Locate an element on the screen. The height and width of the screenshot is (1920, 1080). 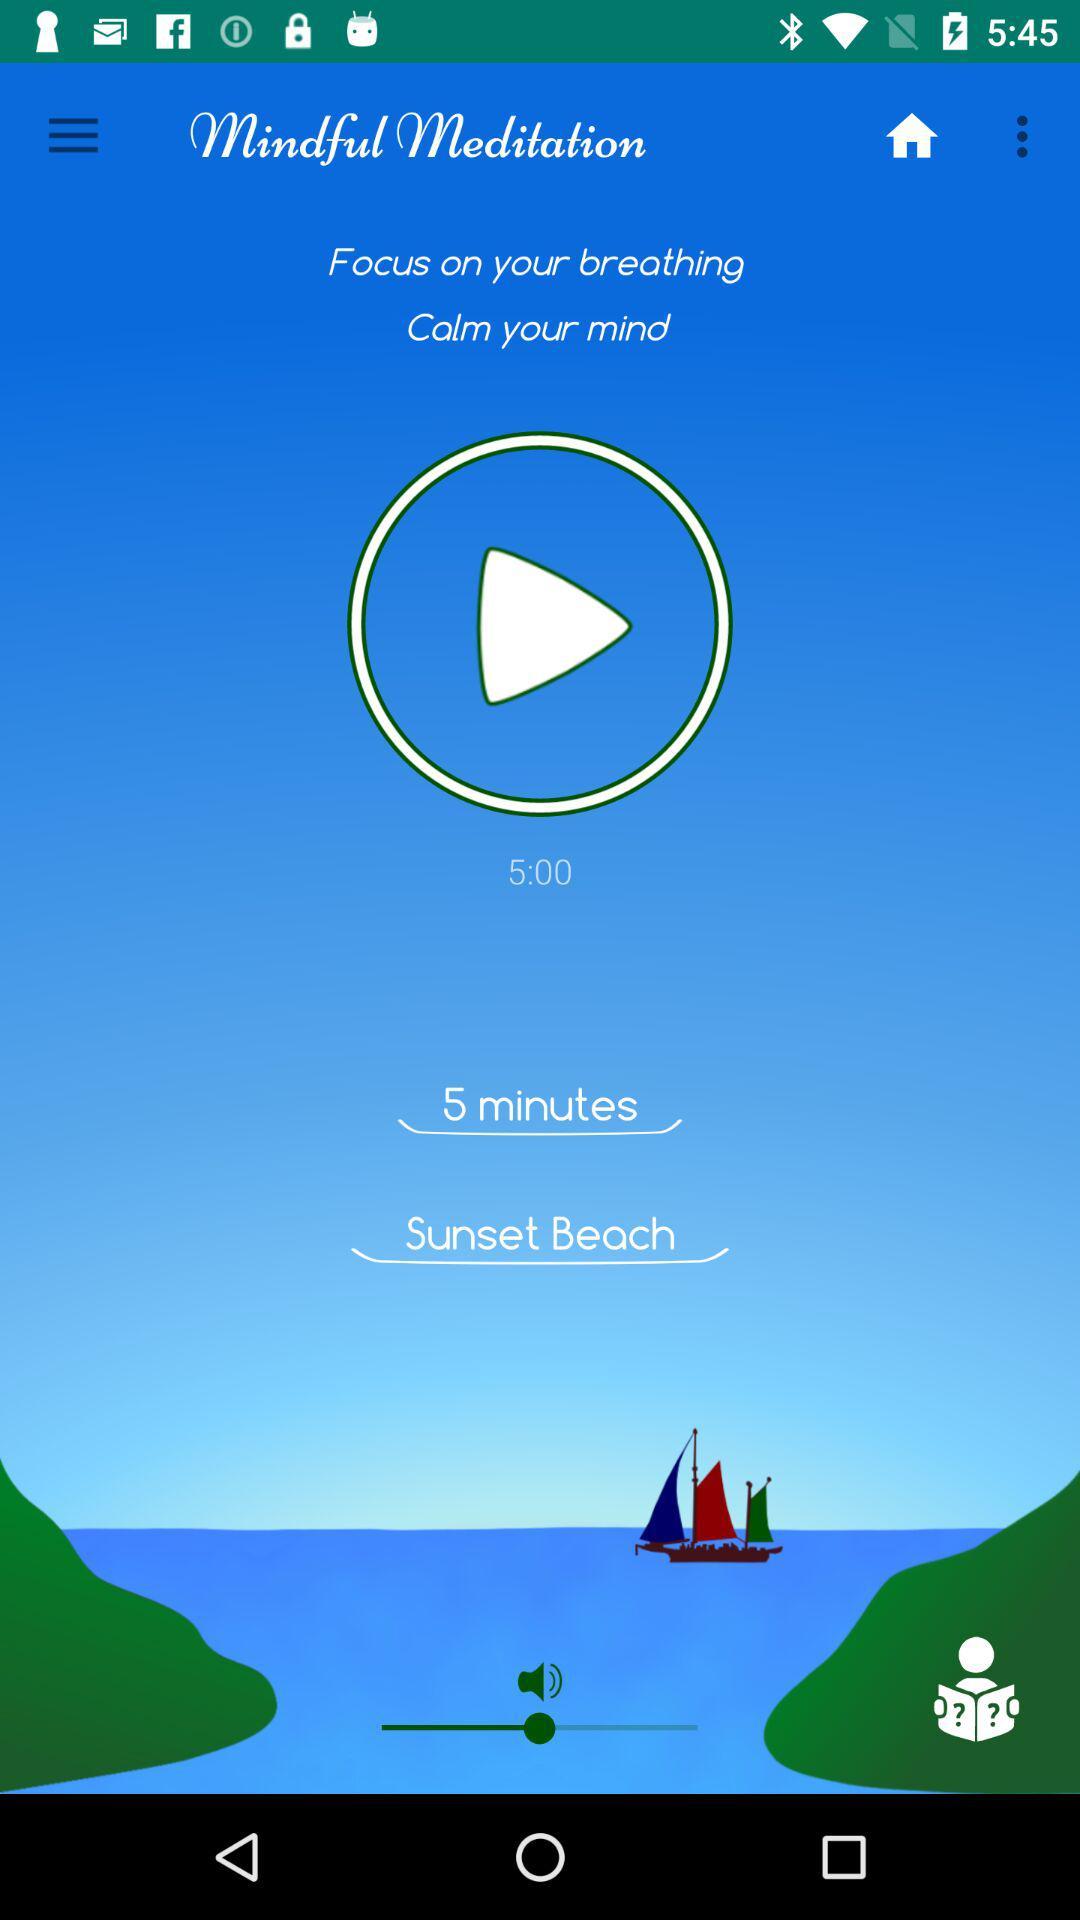
sound is located at coordinates (540, 623).